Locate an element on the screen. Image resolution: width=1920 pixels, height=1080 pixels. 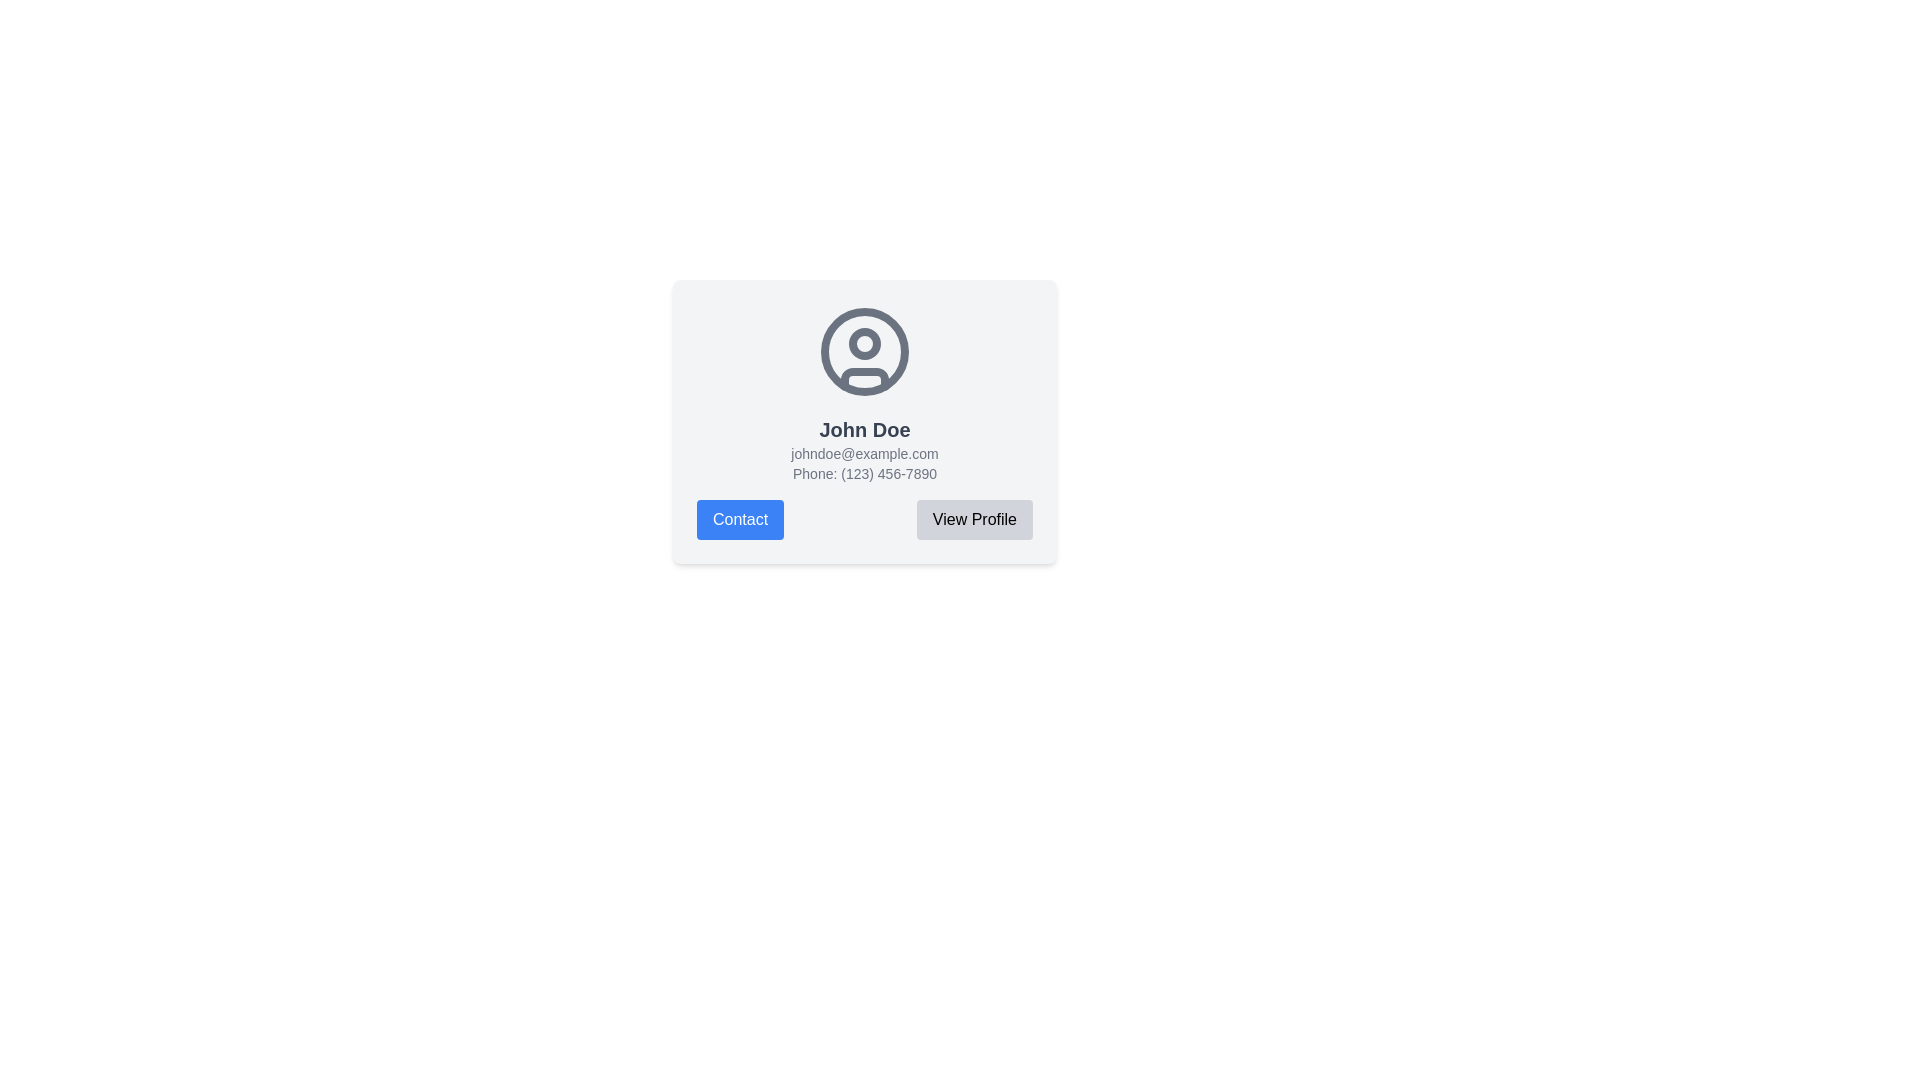
small circle element located near the upper-center of the user profile icon by using developer tools is located at coordinates (864, 342).